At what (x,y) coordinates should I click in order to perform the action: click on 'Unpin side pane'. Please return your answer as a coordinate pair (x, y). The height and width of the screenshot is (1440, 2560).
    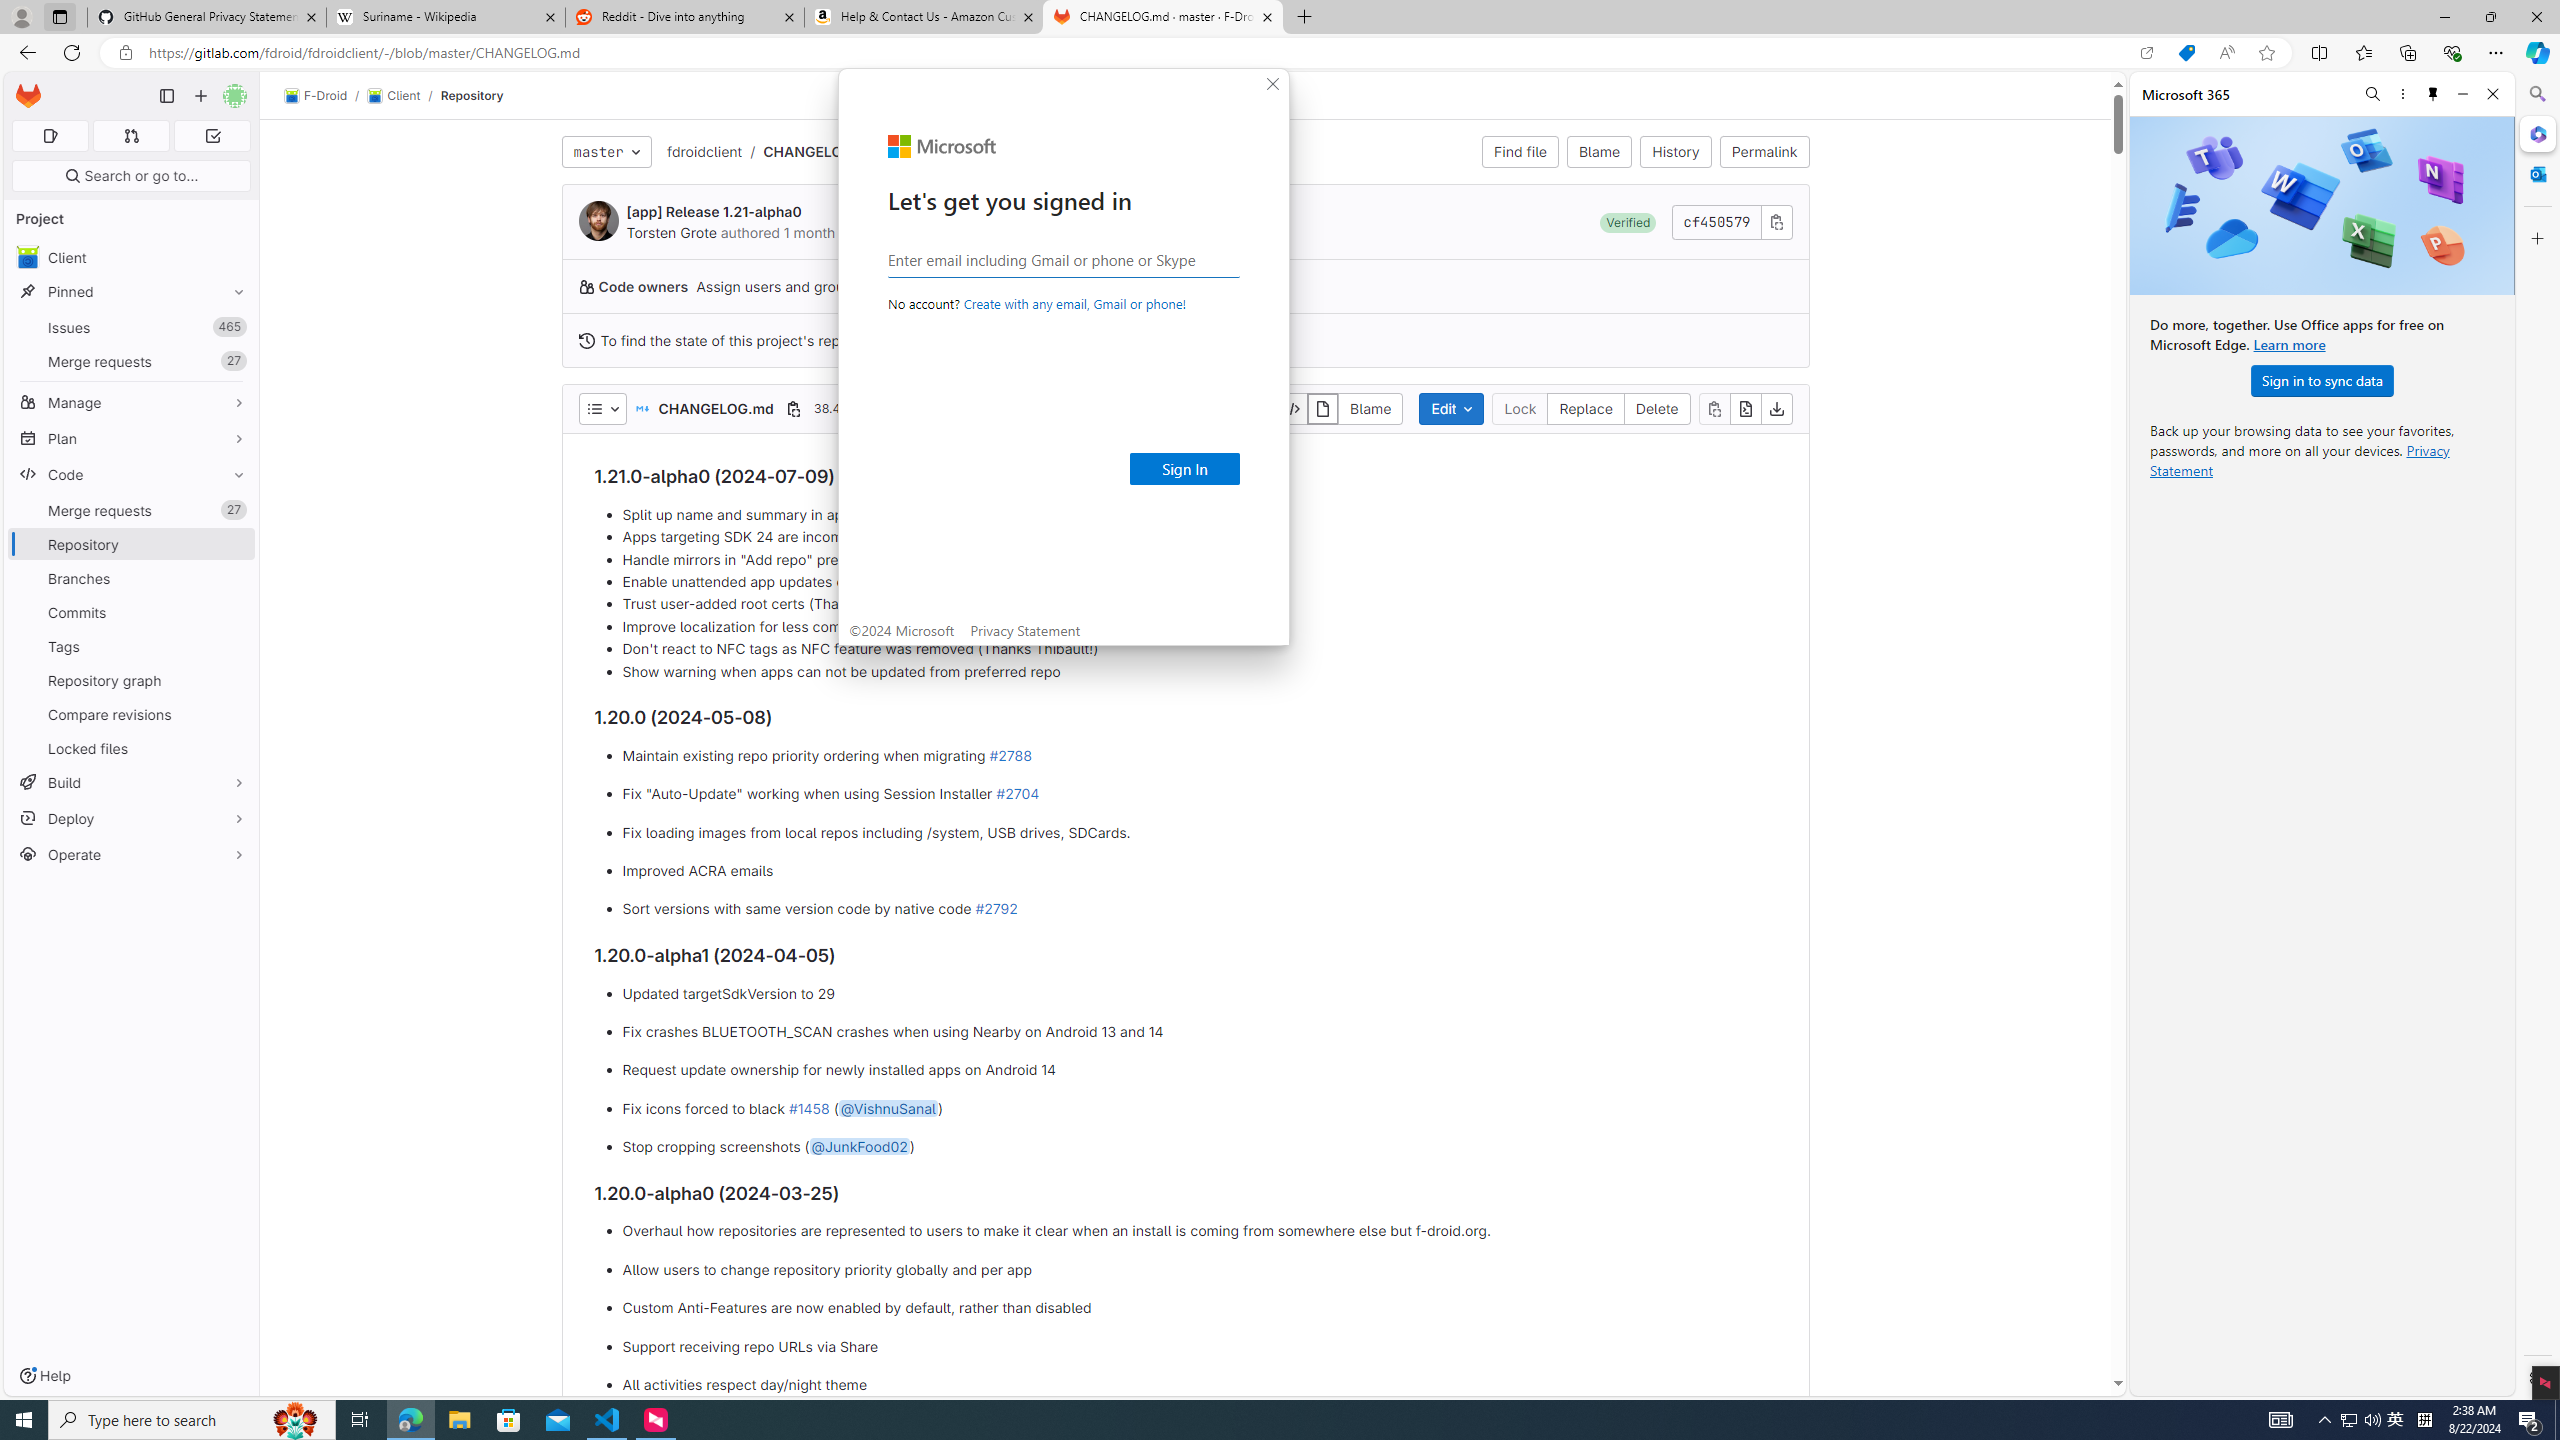
    Looking at the image, I should click on (2433, 93).